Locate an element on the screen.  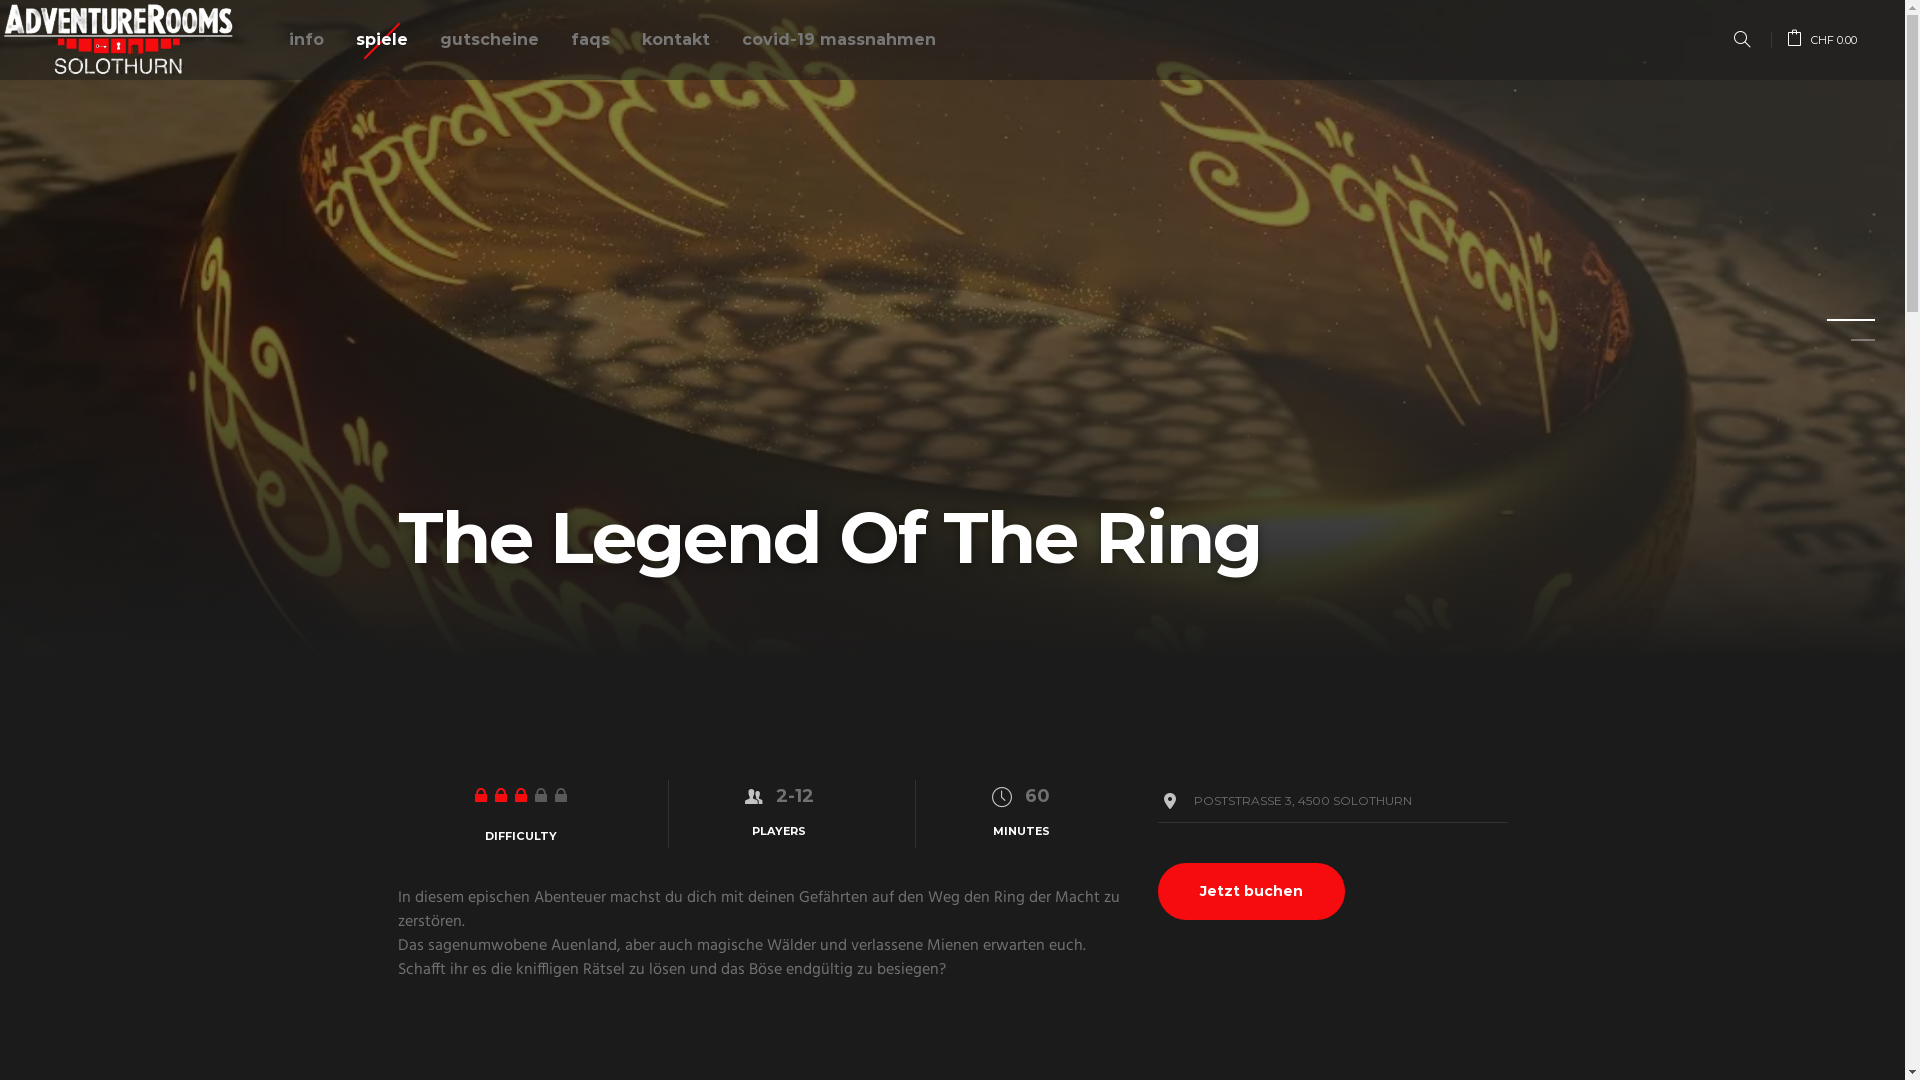
'spiele' is located at coordinates (347, 39).